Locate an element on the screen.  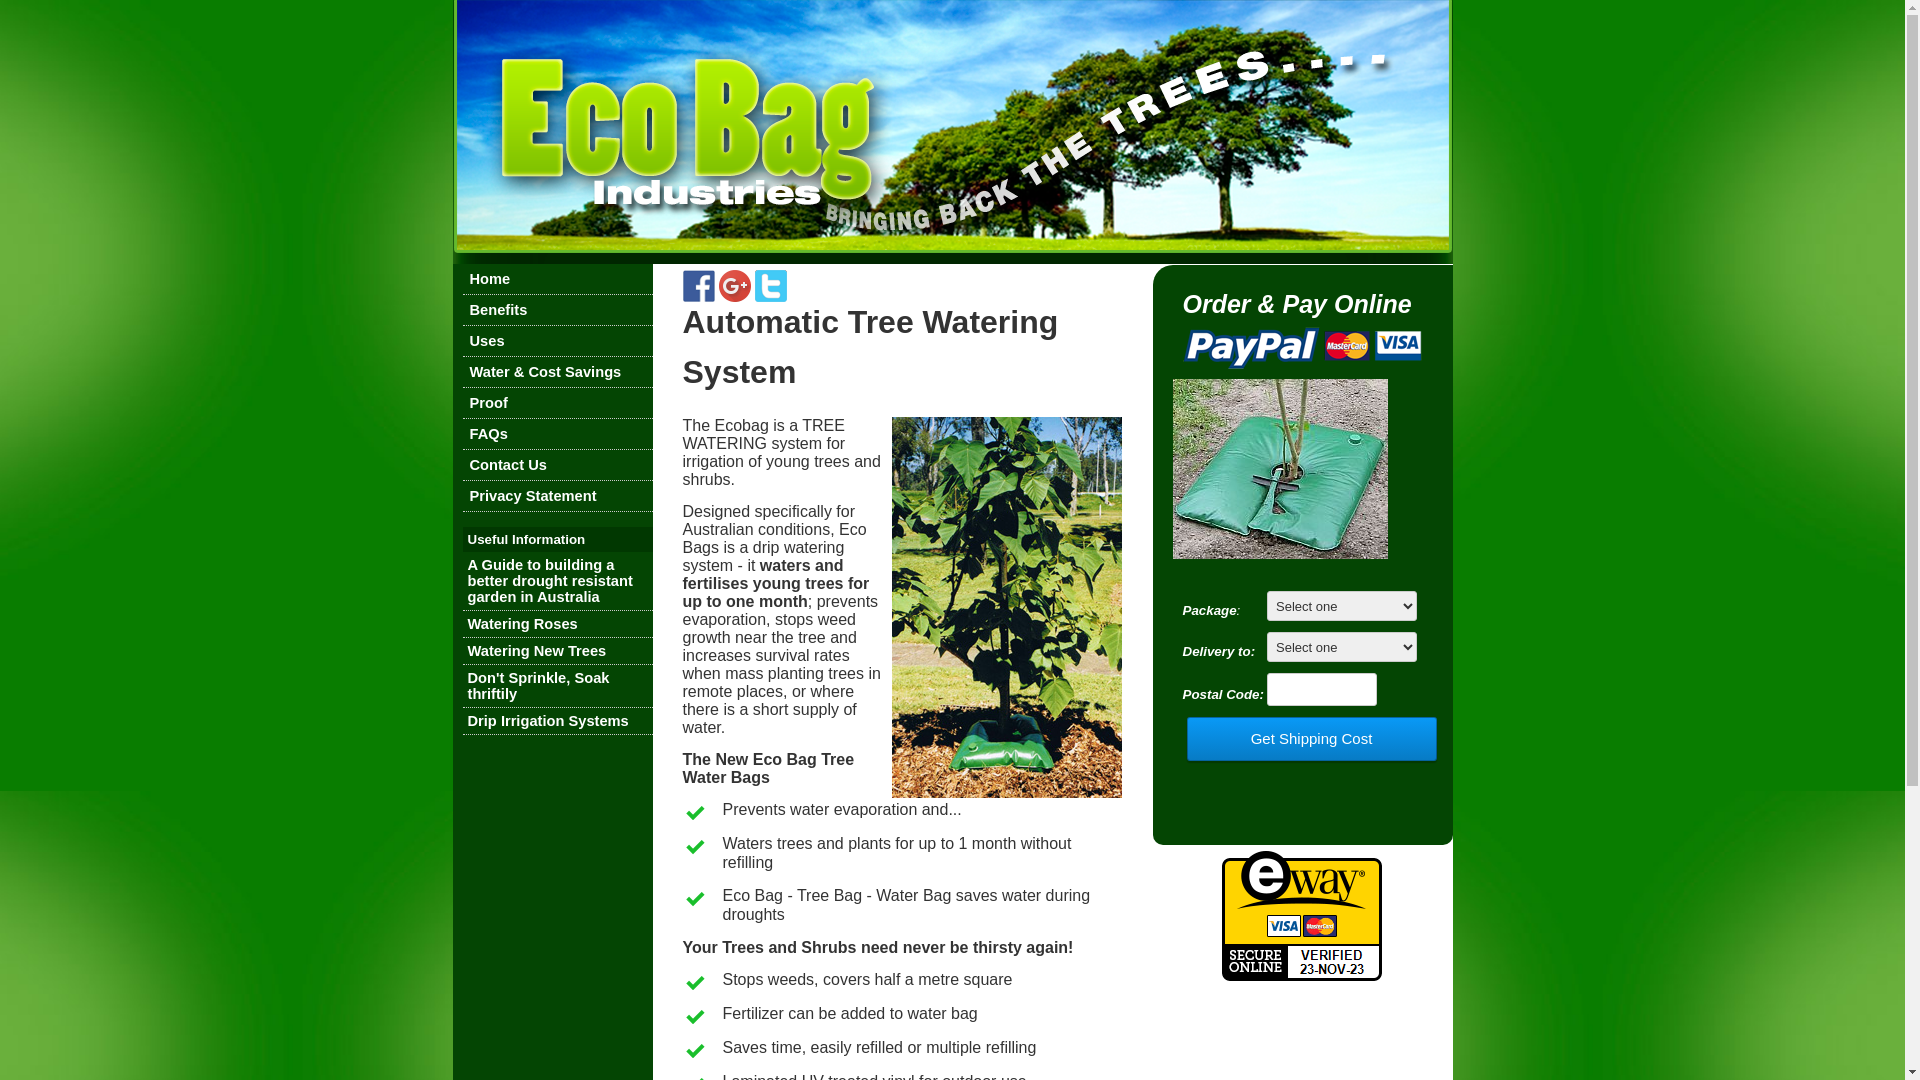
'Contact Us' is located at coordinates (469, 465).